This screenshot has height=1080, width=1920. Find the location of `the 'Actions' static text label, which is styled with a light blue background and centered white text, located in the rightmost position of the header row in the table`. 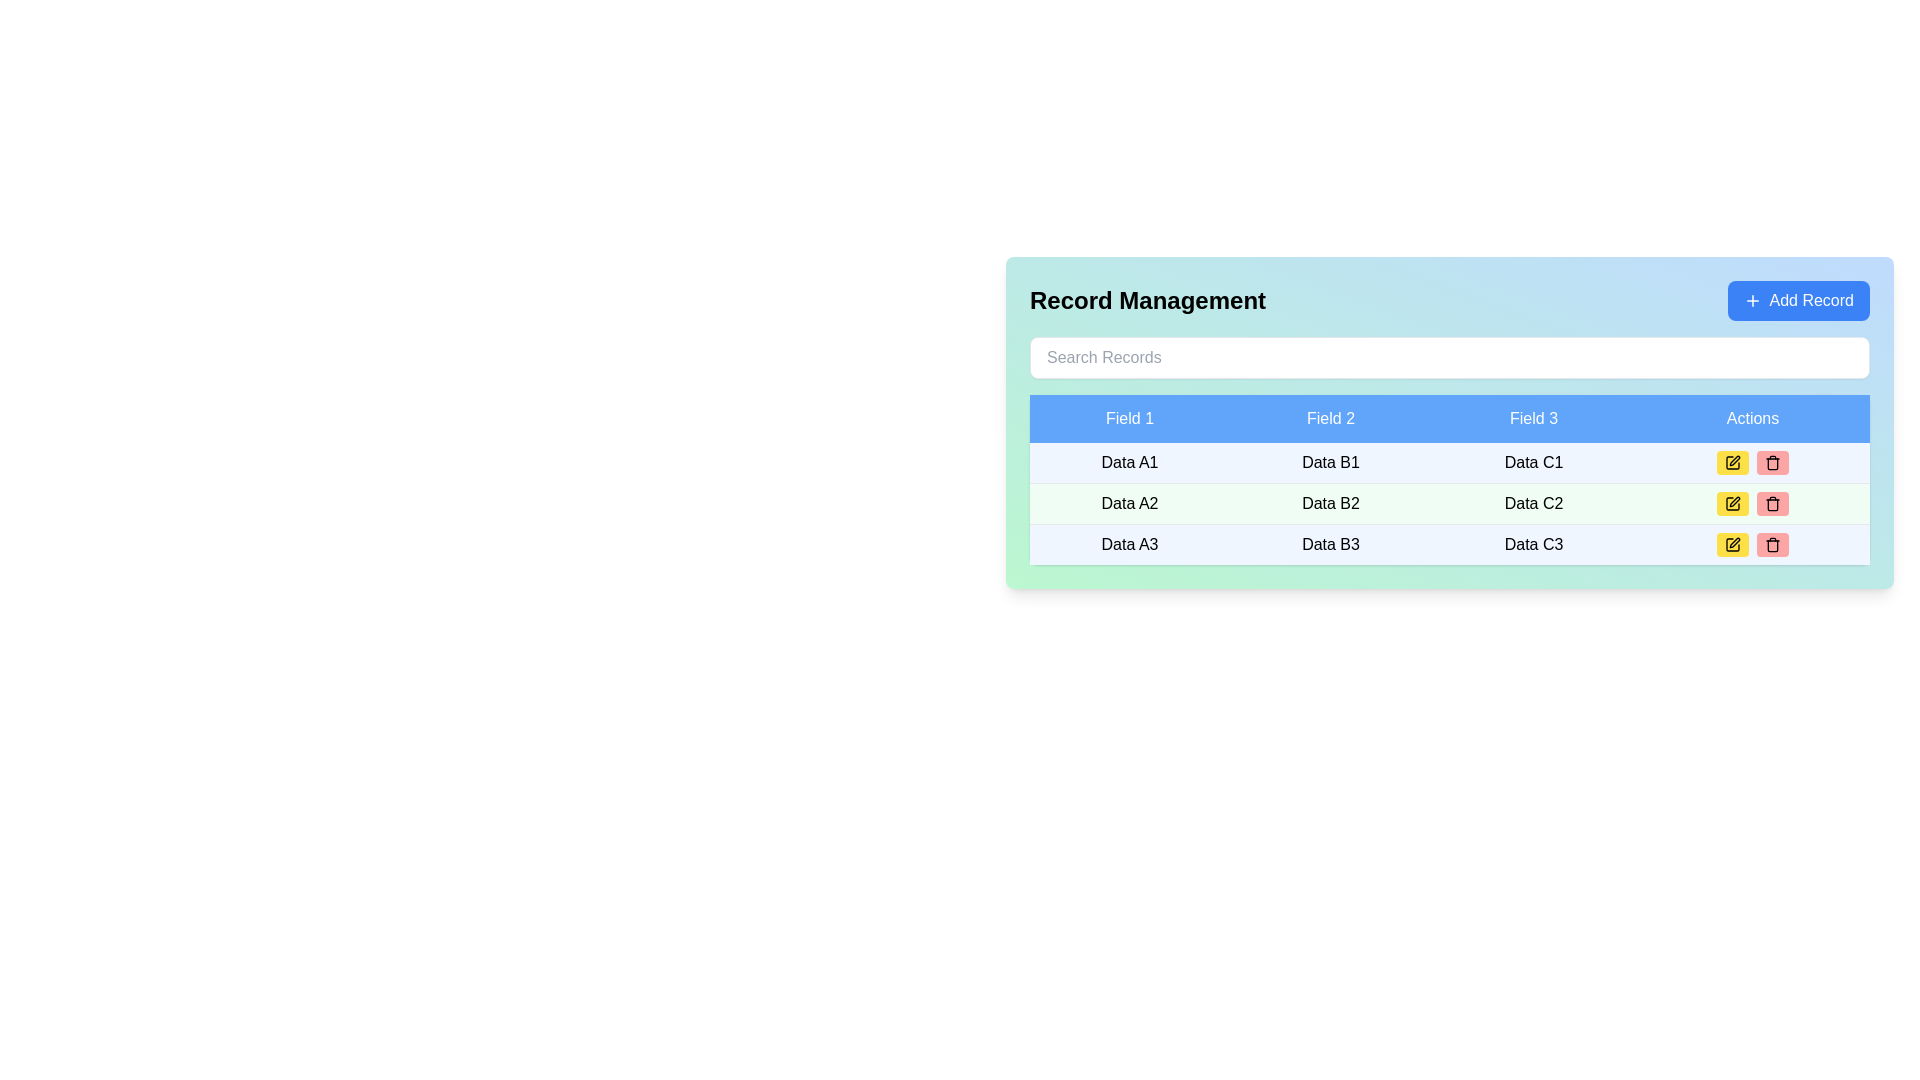

the 'Actions' static text label, which is styled with a light blue background and centered white text, located in the rightmost position of the header row in the table is located at coordinates (1751, 418).